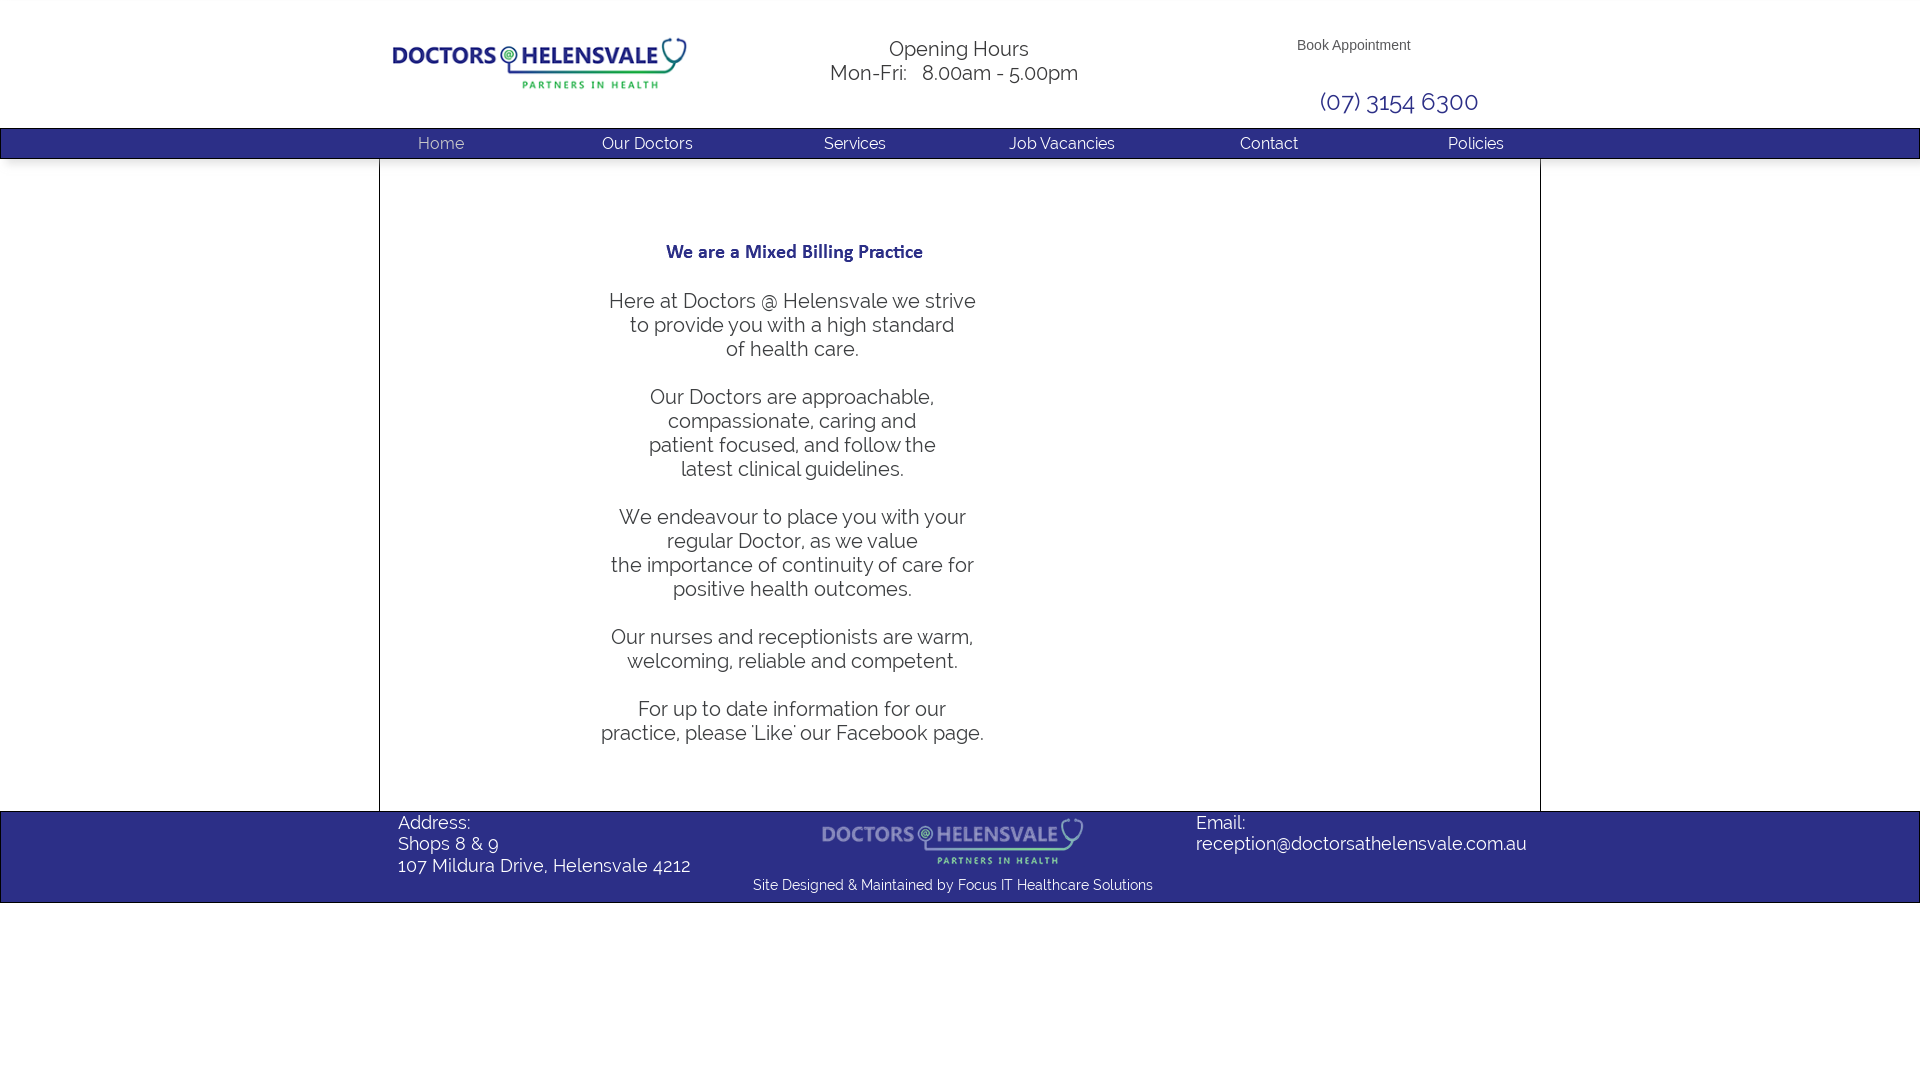 This screenshot has width=1920, height=1080. I want to click on 'Job Vacancies', so click(1060, 142).